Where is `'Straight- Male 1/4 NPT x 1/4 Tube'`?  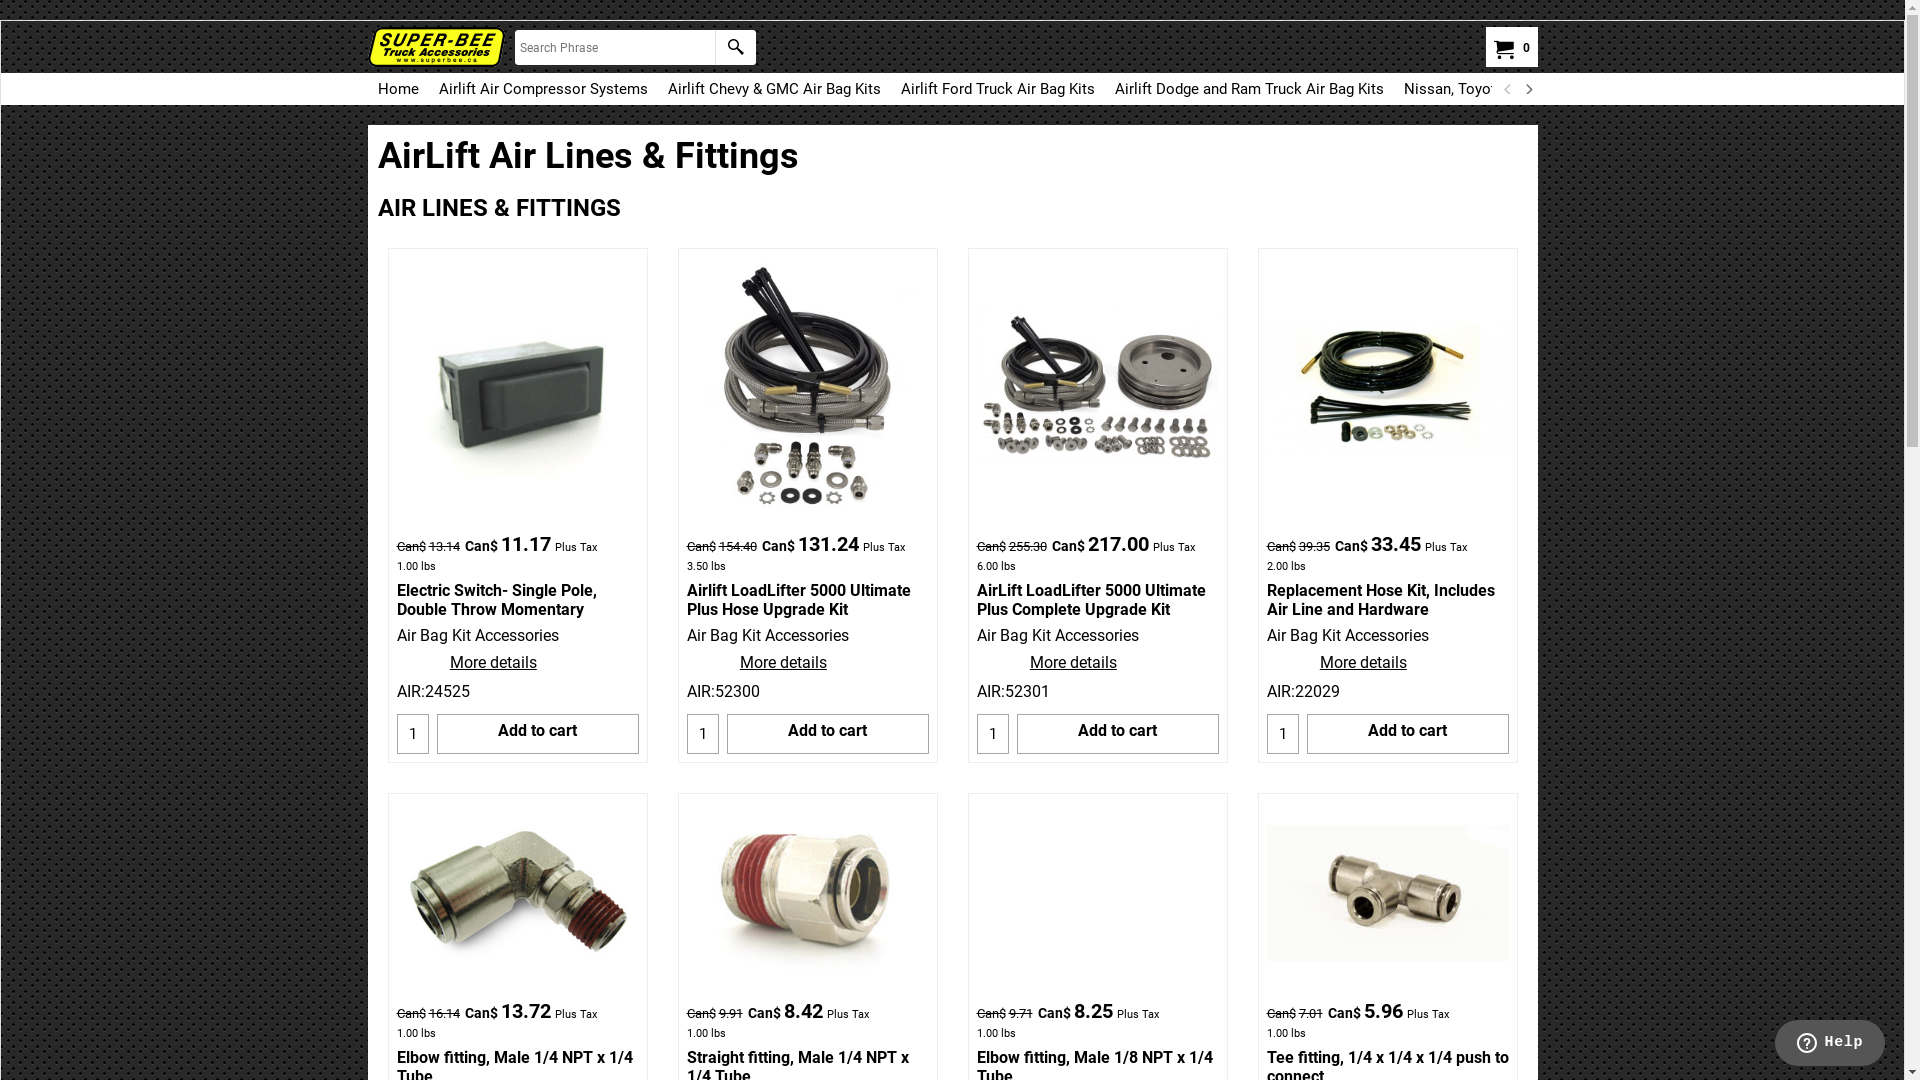
'Straight- Male 1/4 NPT x 1/4 Tube' is located at coordinates (806, 892).